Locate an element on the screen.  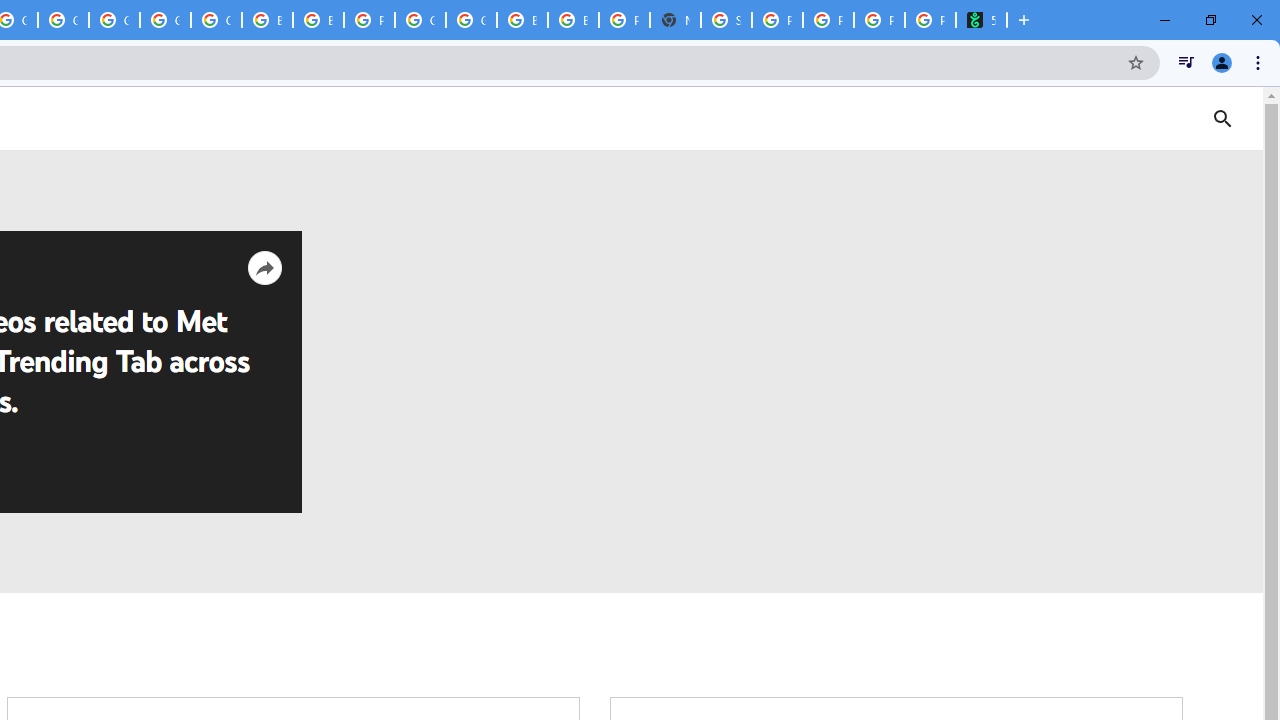
'Privacy Checkup' is located at coordinates (879, 20).